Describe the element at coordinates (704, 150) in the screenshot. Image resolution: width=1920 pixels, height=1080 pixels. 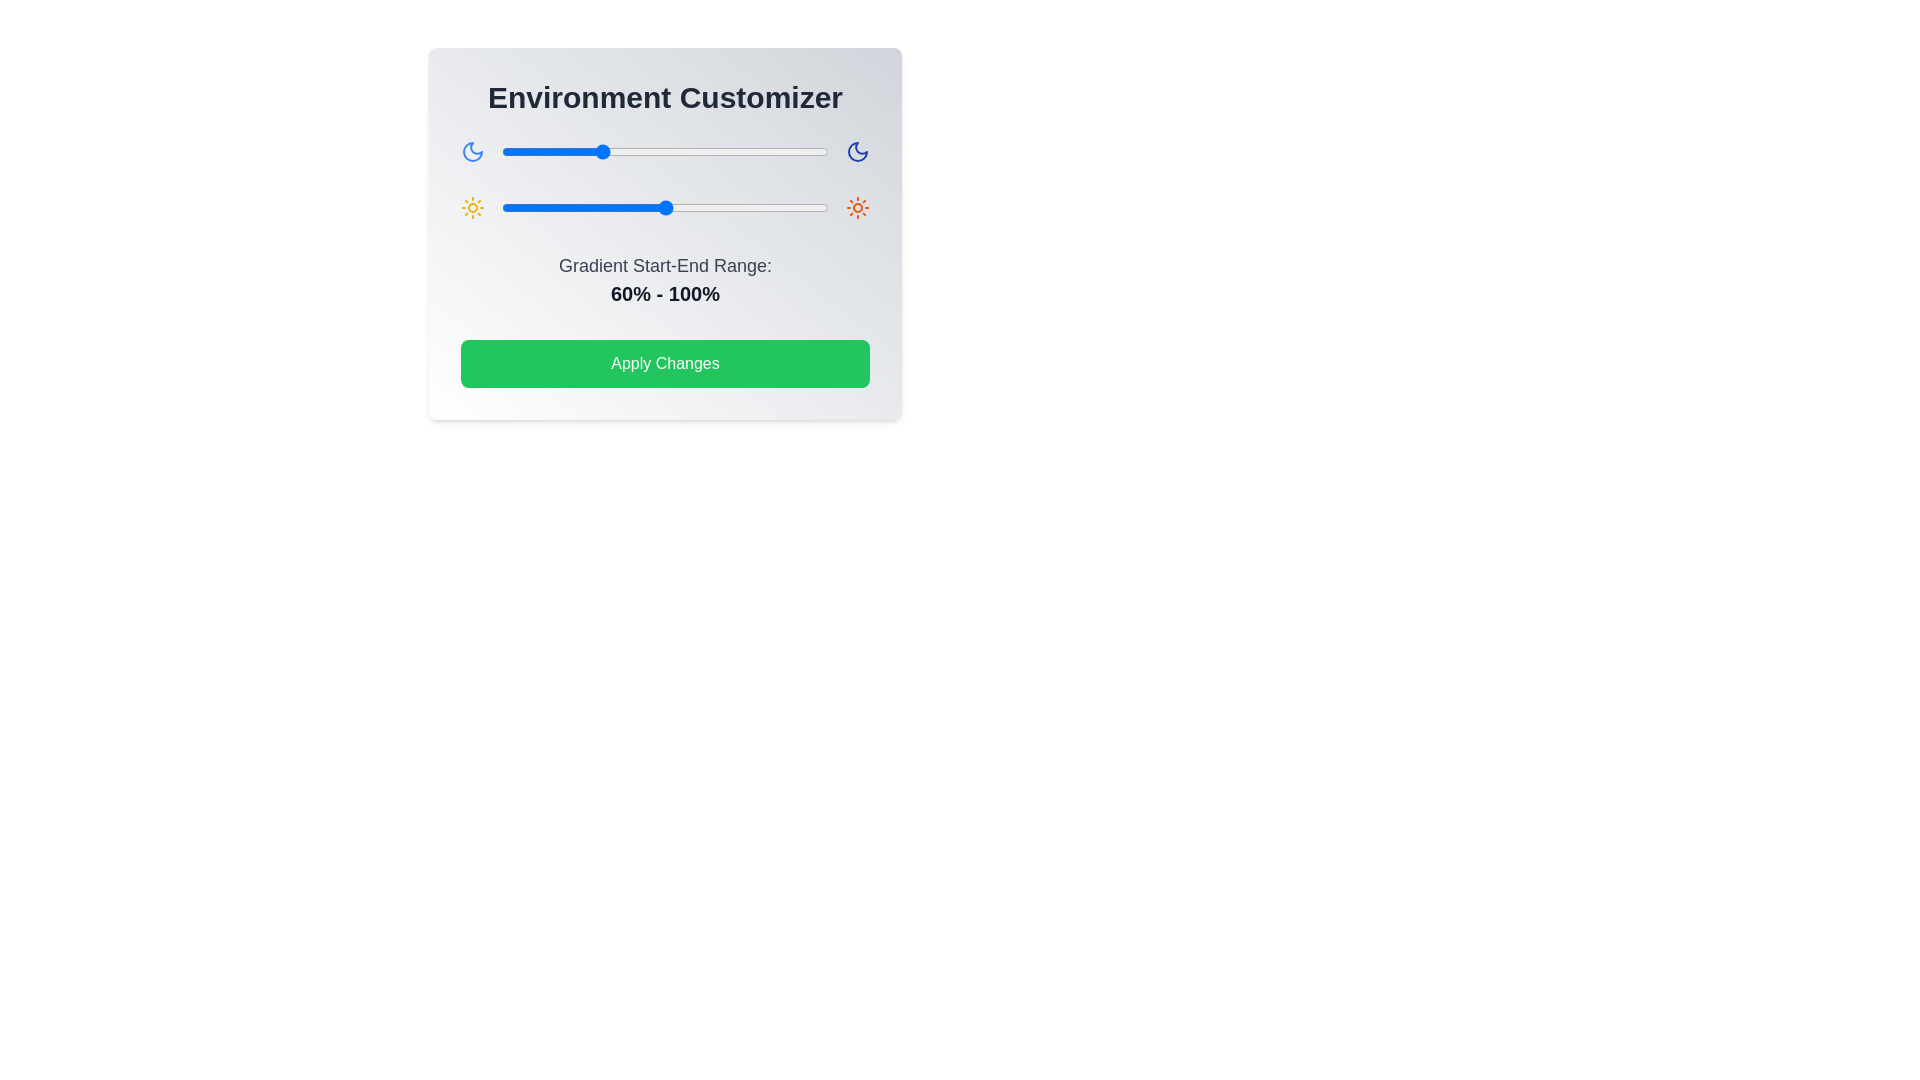
I see `the gradient slider 0 to 124` at that location.